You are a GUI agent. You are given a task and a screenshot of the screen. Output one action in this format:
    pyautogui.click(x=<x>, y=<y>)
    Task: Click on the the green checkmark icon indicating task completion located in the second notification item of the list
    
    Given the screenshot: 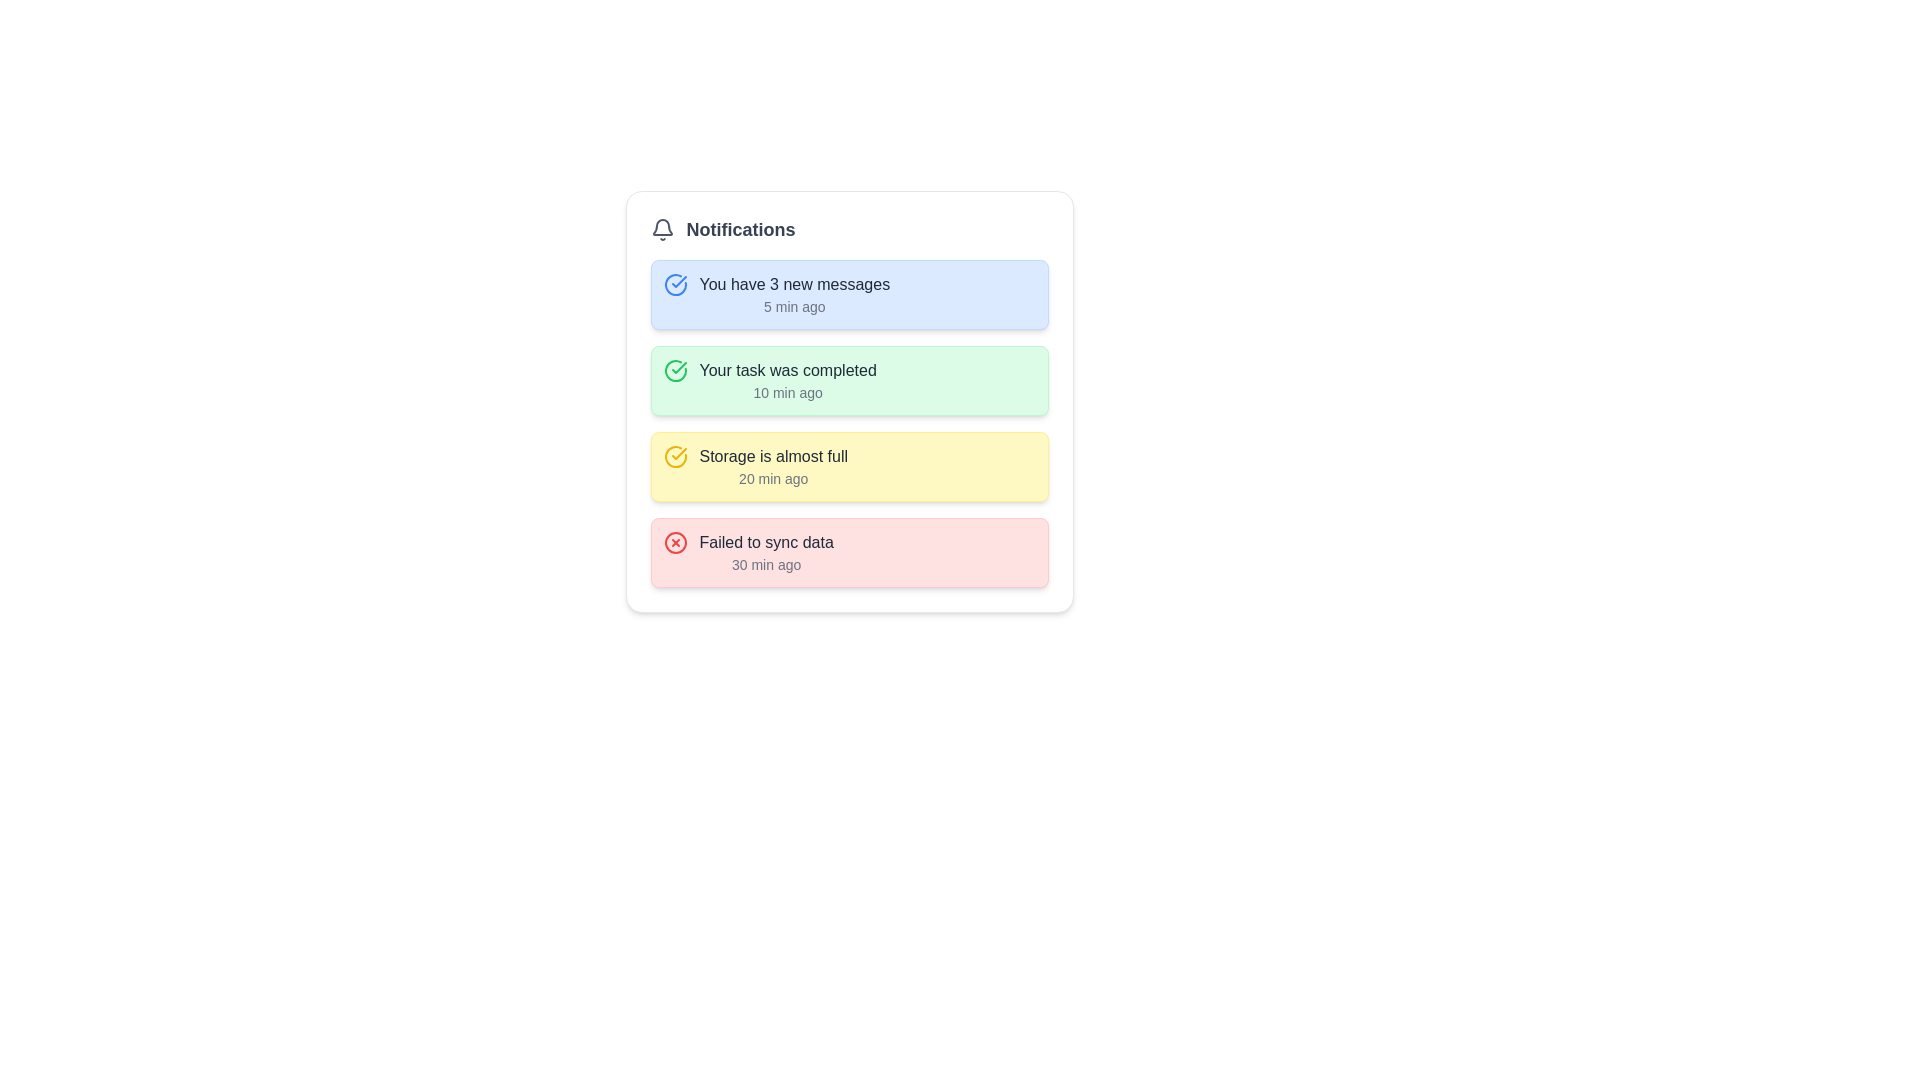 What is the action you would take?
    pyautogui.click(x=678, y=367)
    